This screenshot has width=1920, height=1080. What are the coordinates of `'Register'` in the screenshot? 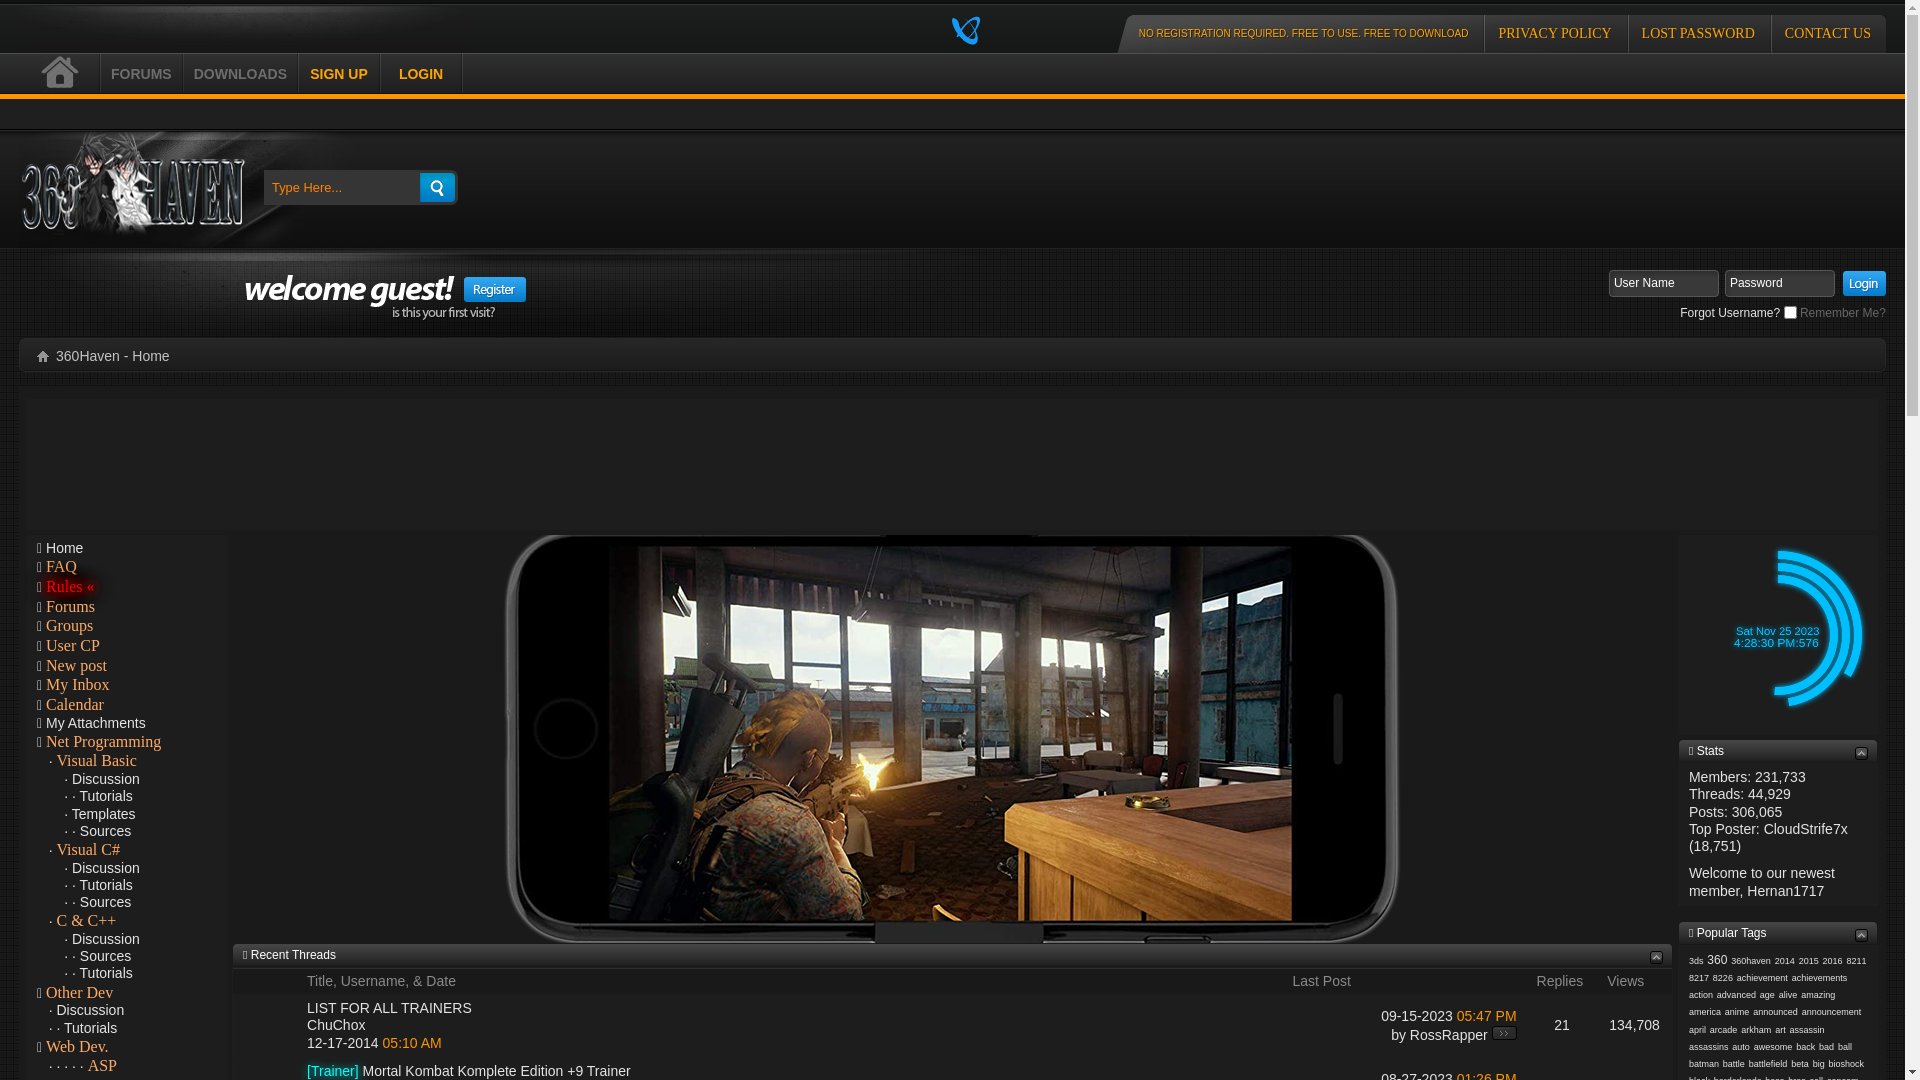 It's located at (463, 289).